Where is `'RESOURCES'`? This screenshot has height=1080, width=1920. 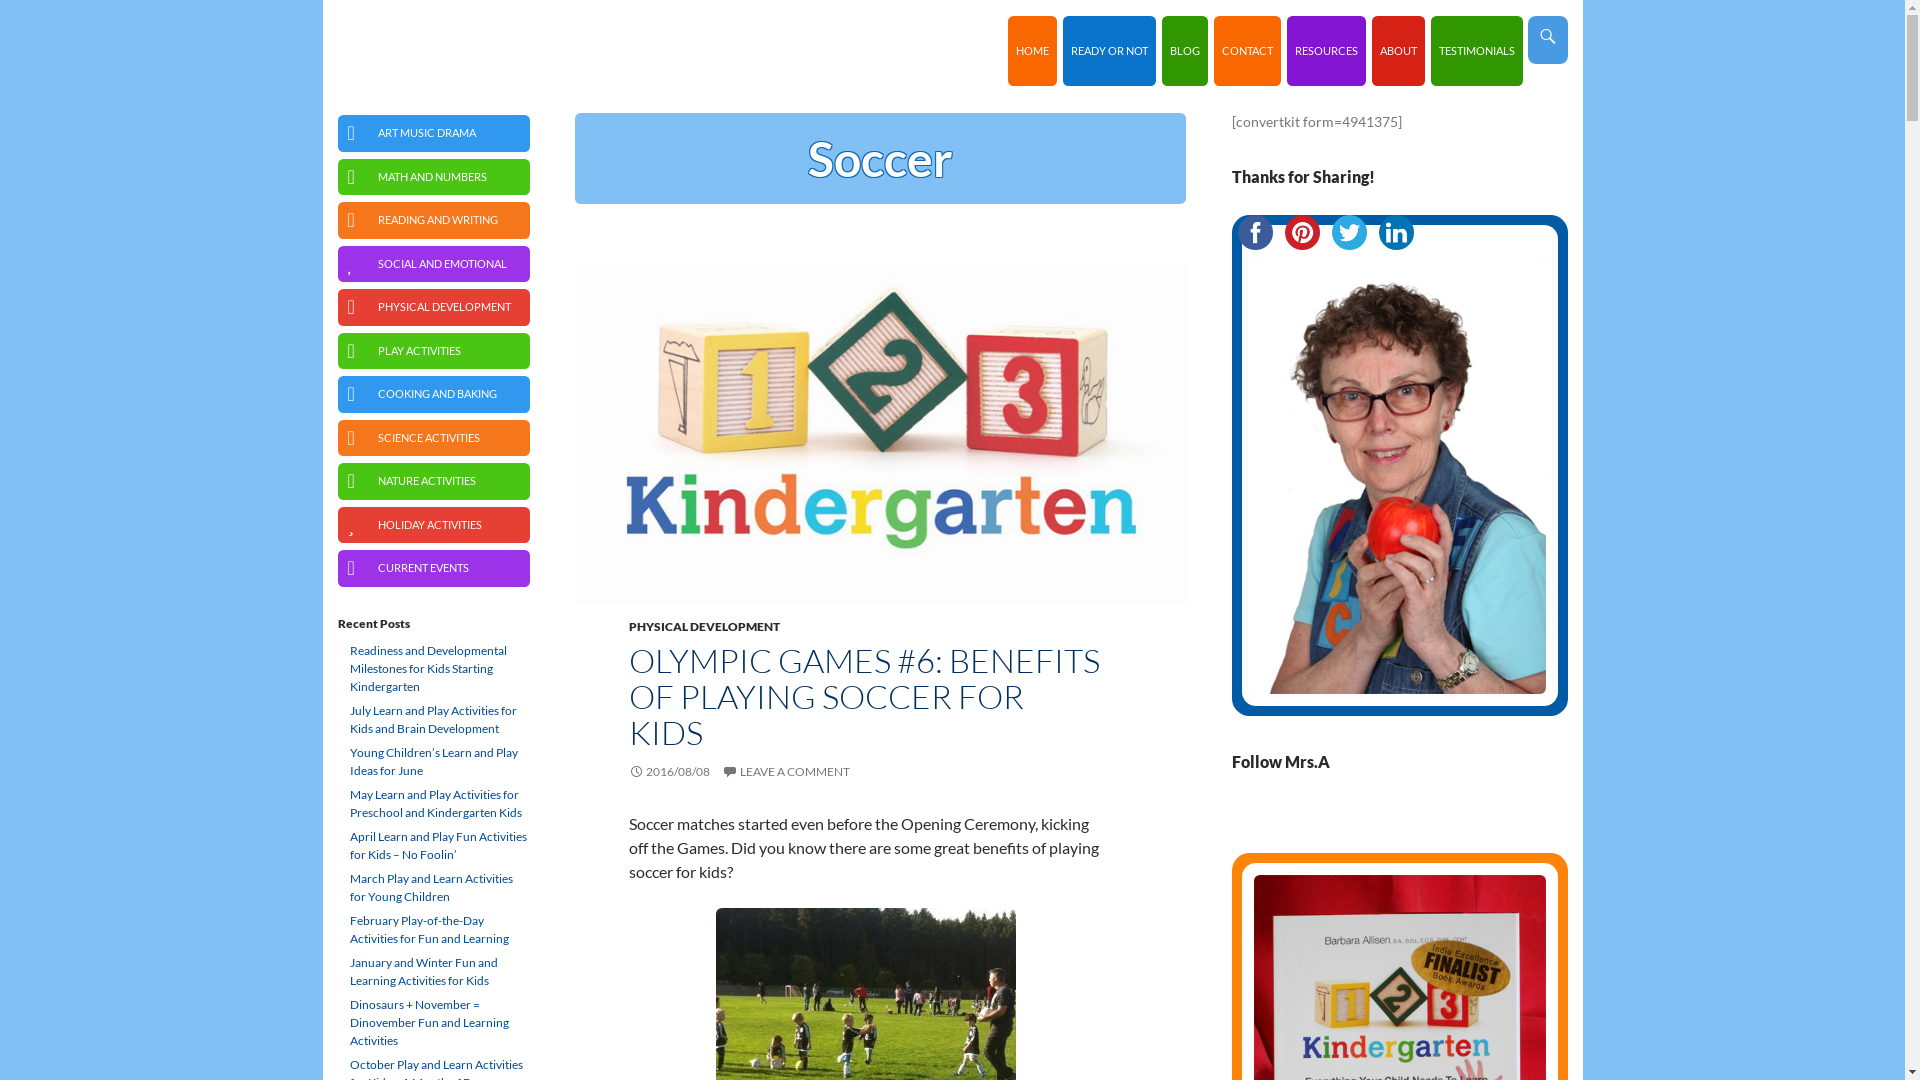 'RESOURCES' is located at coordinates (1286, 49).